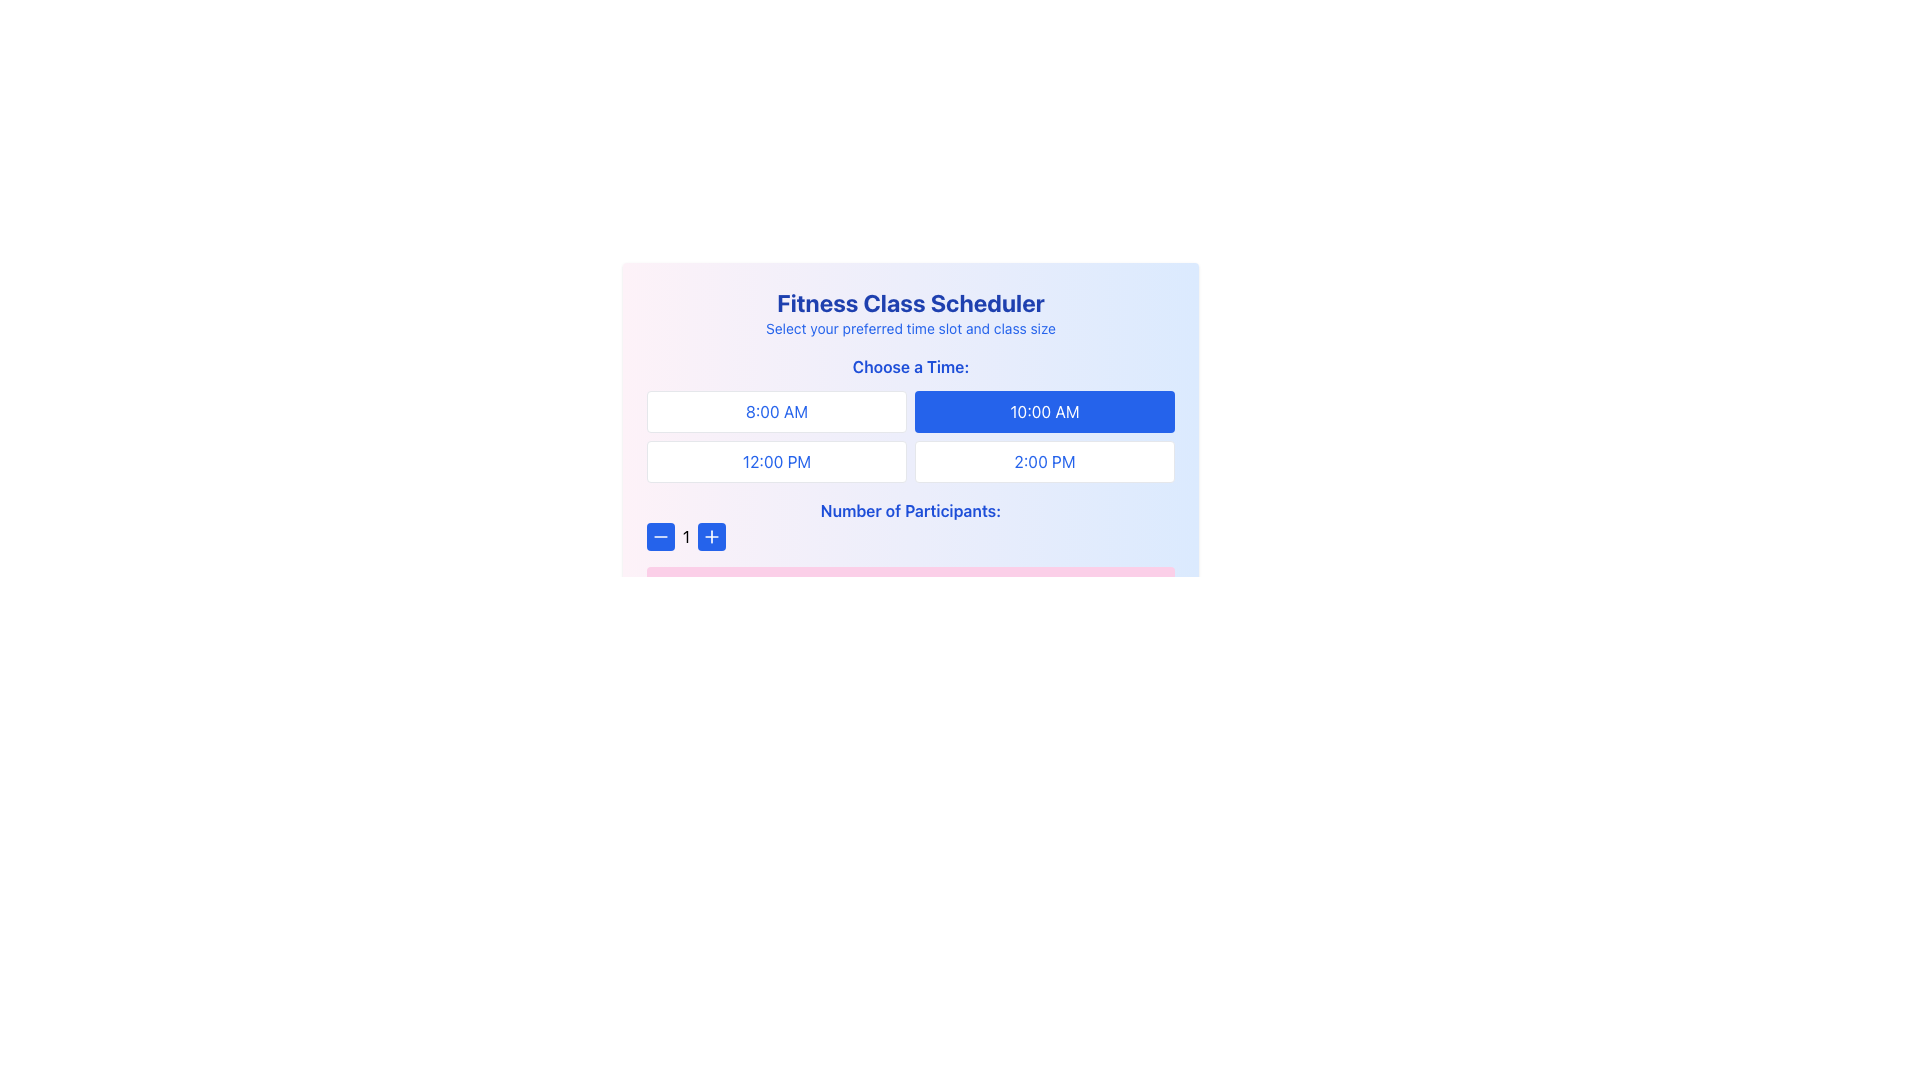  Describe the element at coordinates (661, 535) in the screenshot. I see `the first button that decreases a numeric value, located to the left of the text displaying '1'` at that location.